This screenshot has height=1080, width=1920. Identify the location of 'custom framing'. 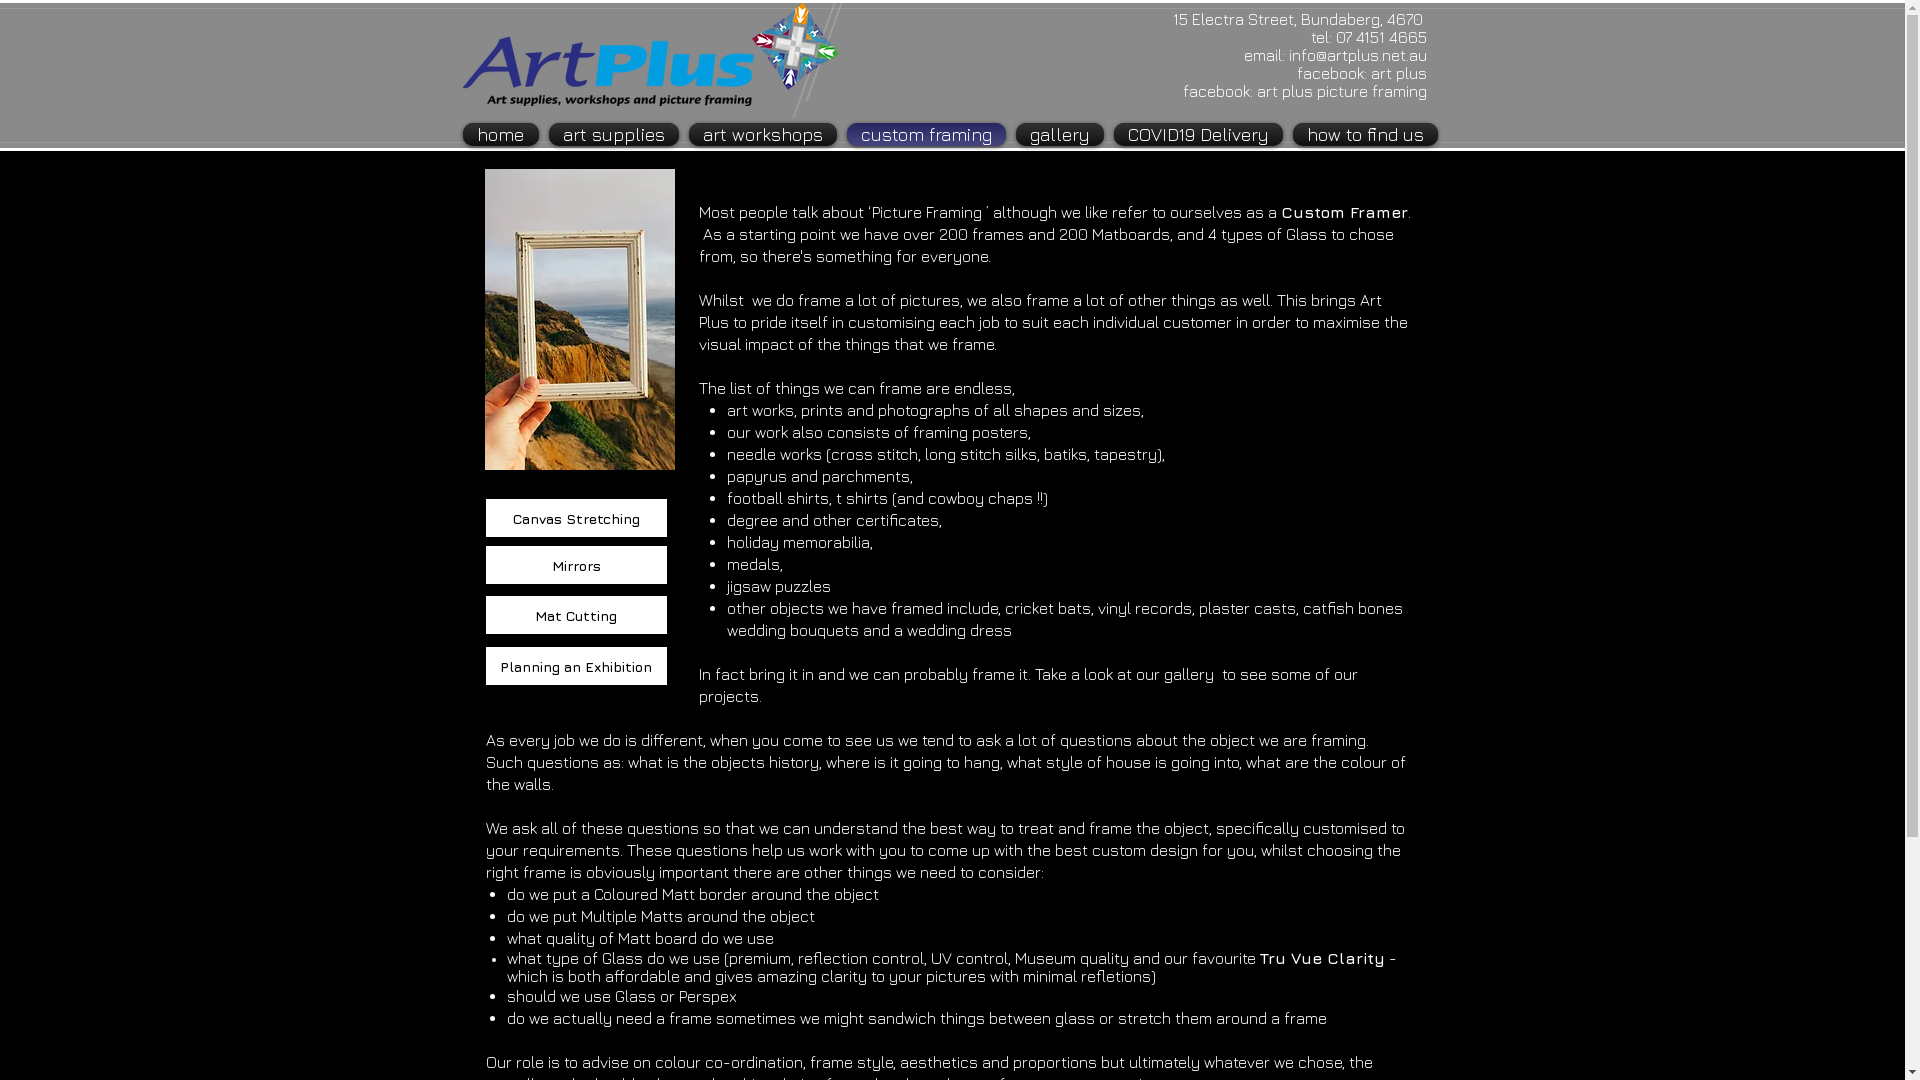
(925, 134).